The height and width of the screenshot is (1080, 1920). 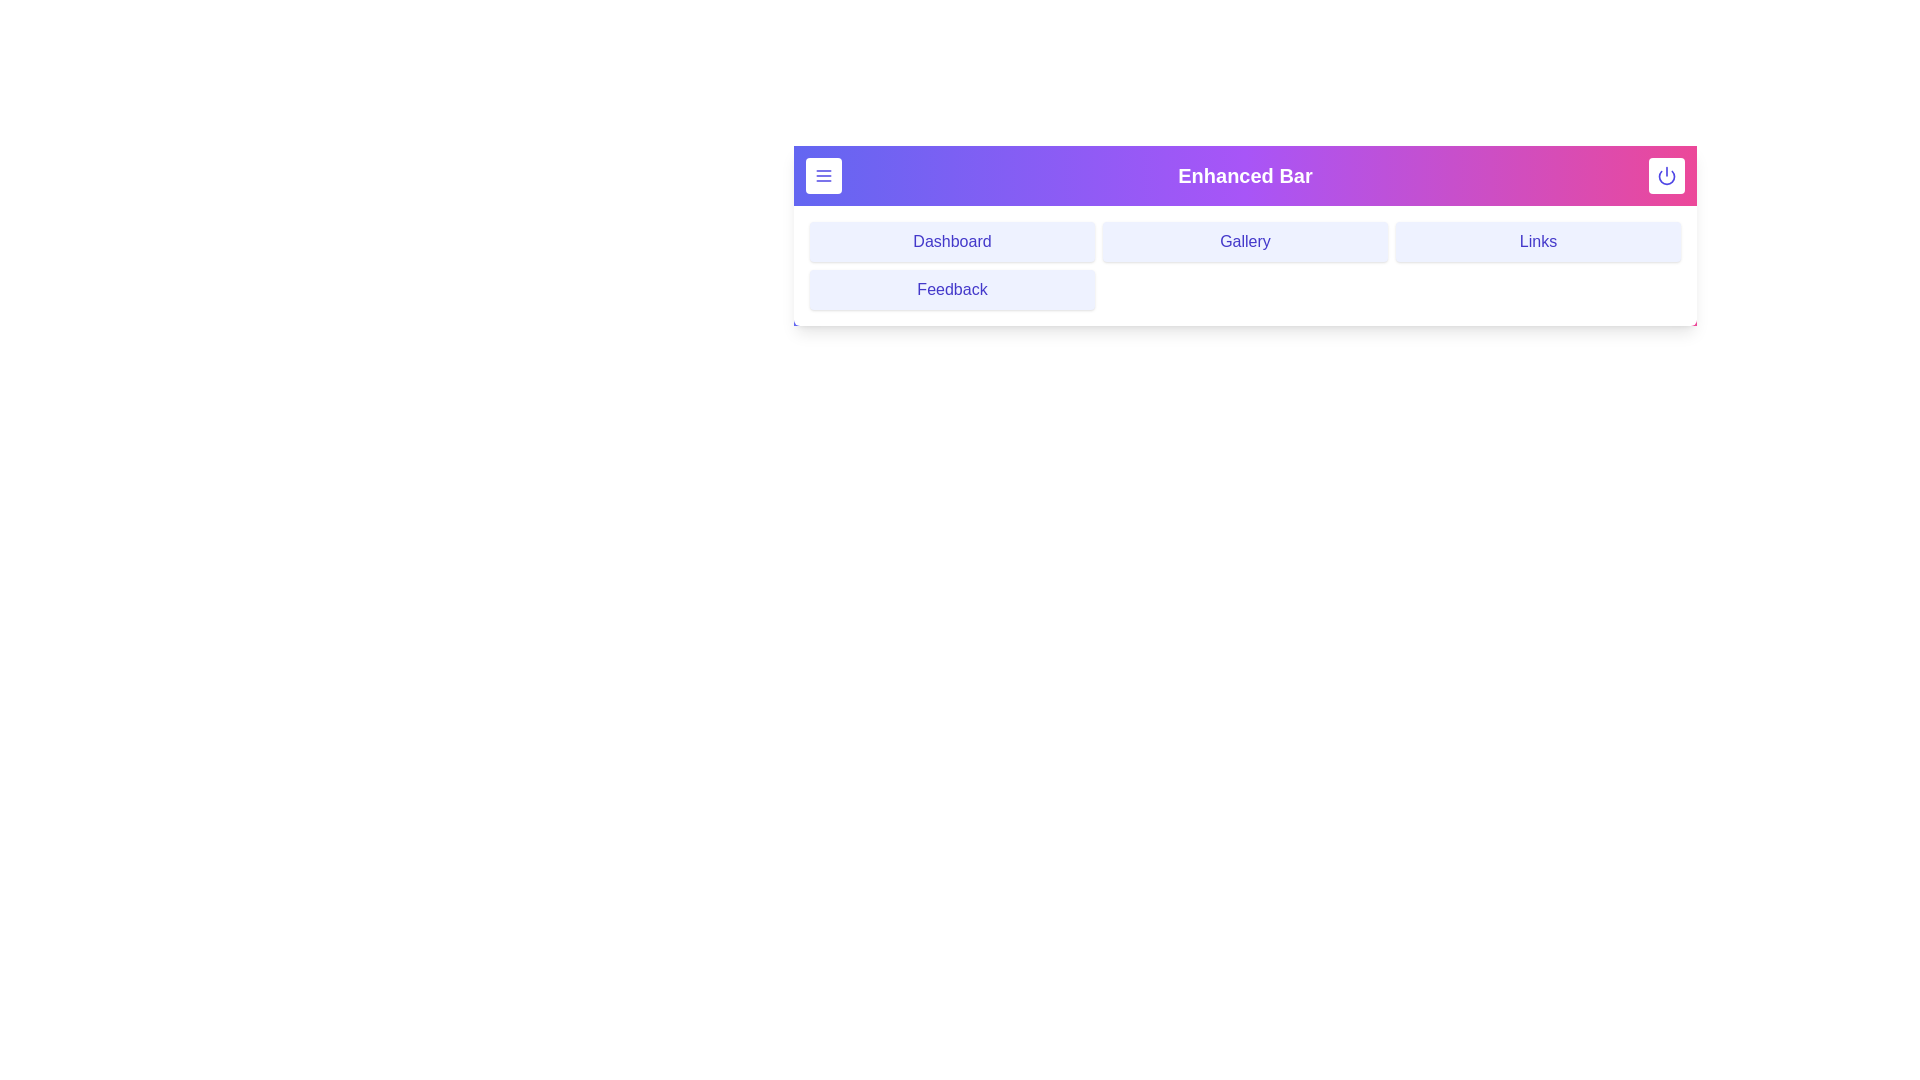 What do you see at coordinates (1244, 241) in the screenshot?
I see `the menu button labeled Gallery` at bounding box center [1244, 241].